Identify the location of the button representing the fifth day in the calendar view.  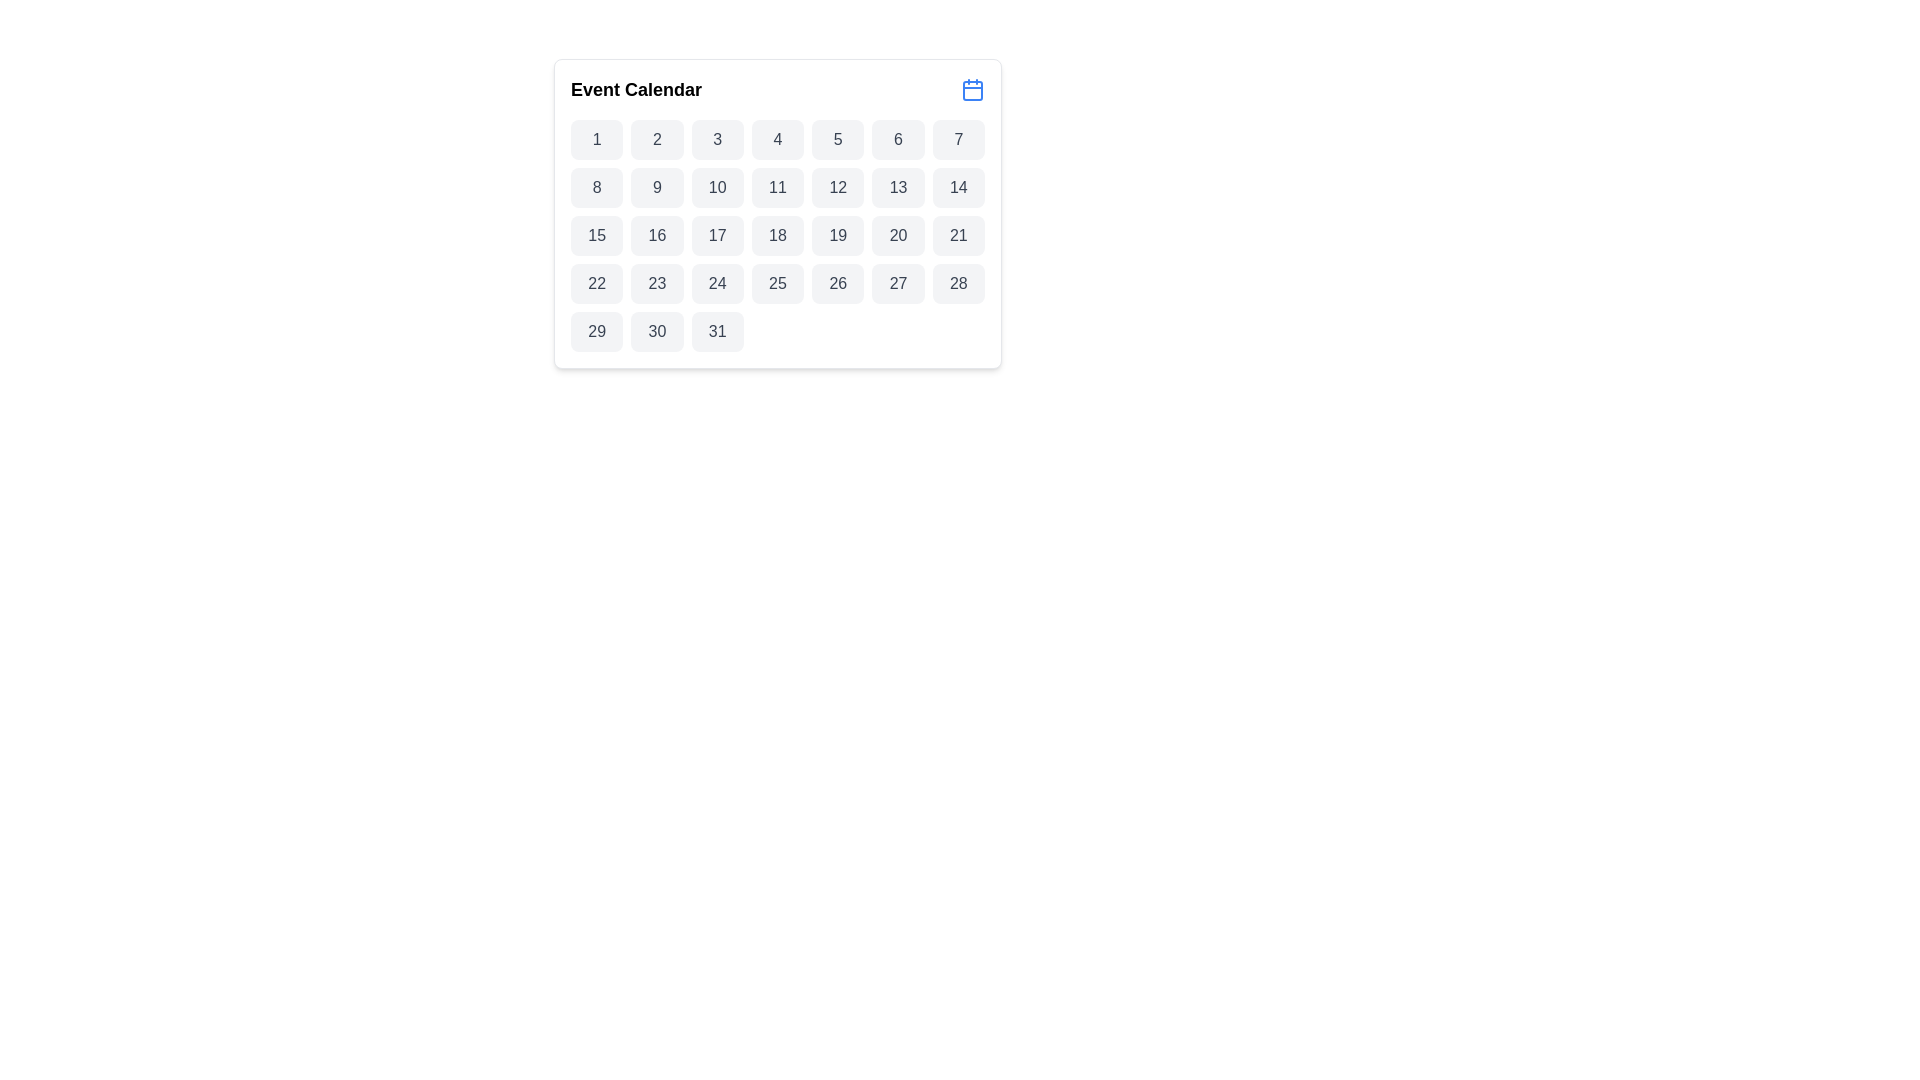
(838, 138).